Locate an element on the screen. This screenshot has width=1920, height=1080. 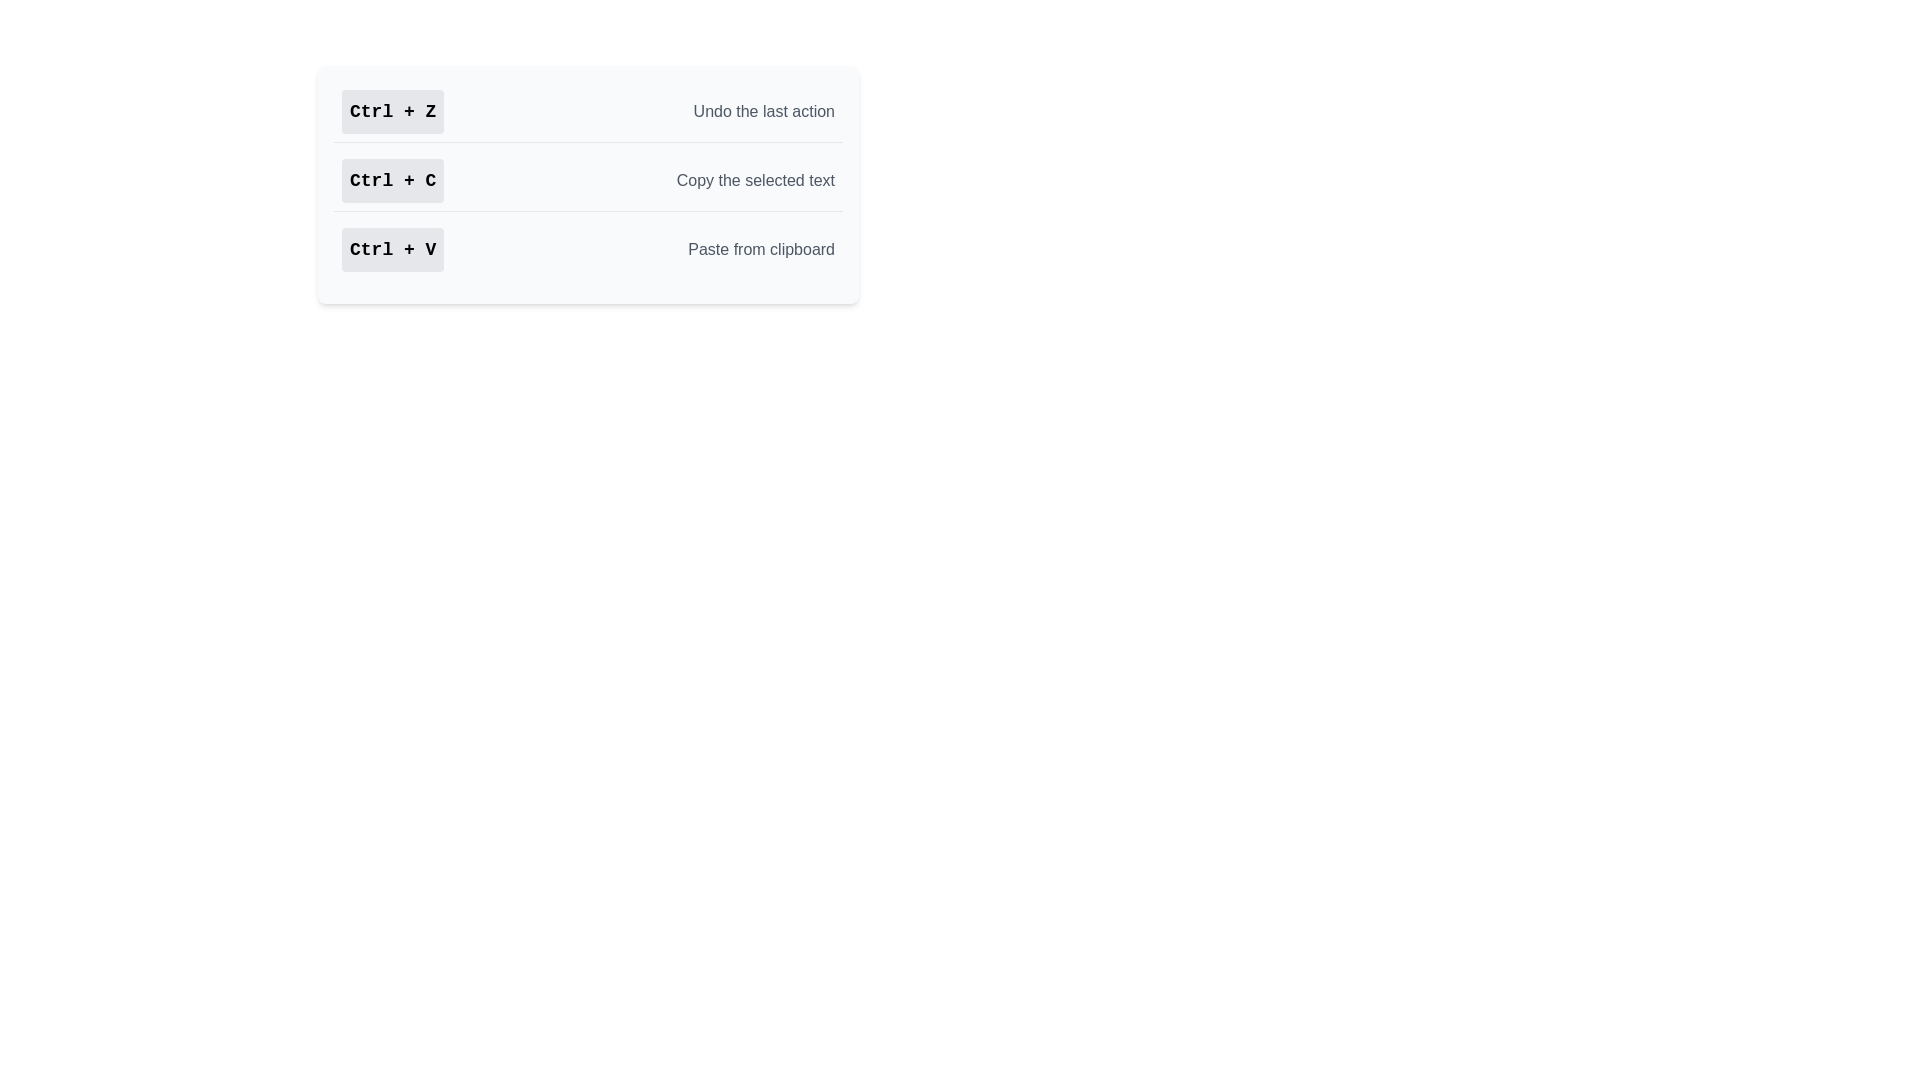
the static text label displaying the keyboard shortcut 'Ctrl + V', which indicates the action of pasting content from the clipboard is located at coordinates (393, 249).